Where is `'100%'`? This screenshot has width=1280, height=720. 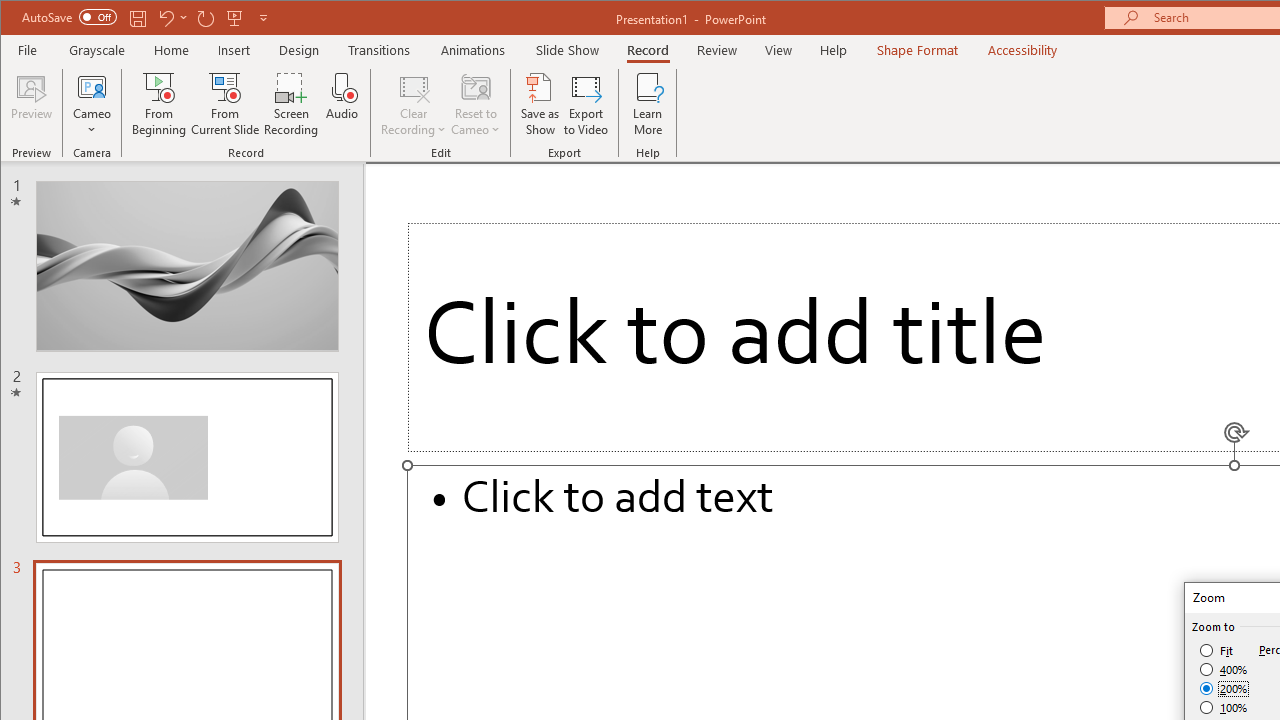 '100%' is located at coordinates (1223, 706).